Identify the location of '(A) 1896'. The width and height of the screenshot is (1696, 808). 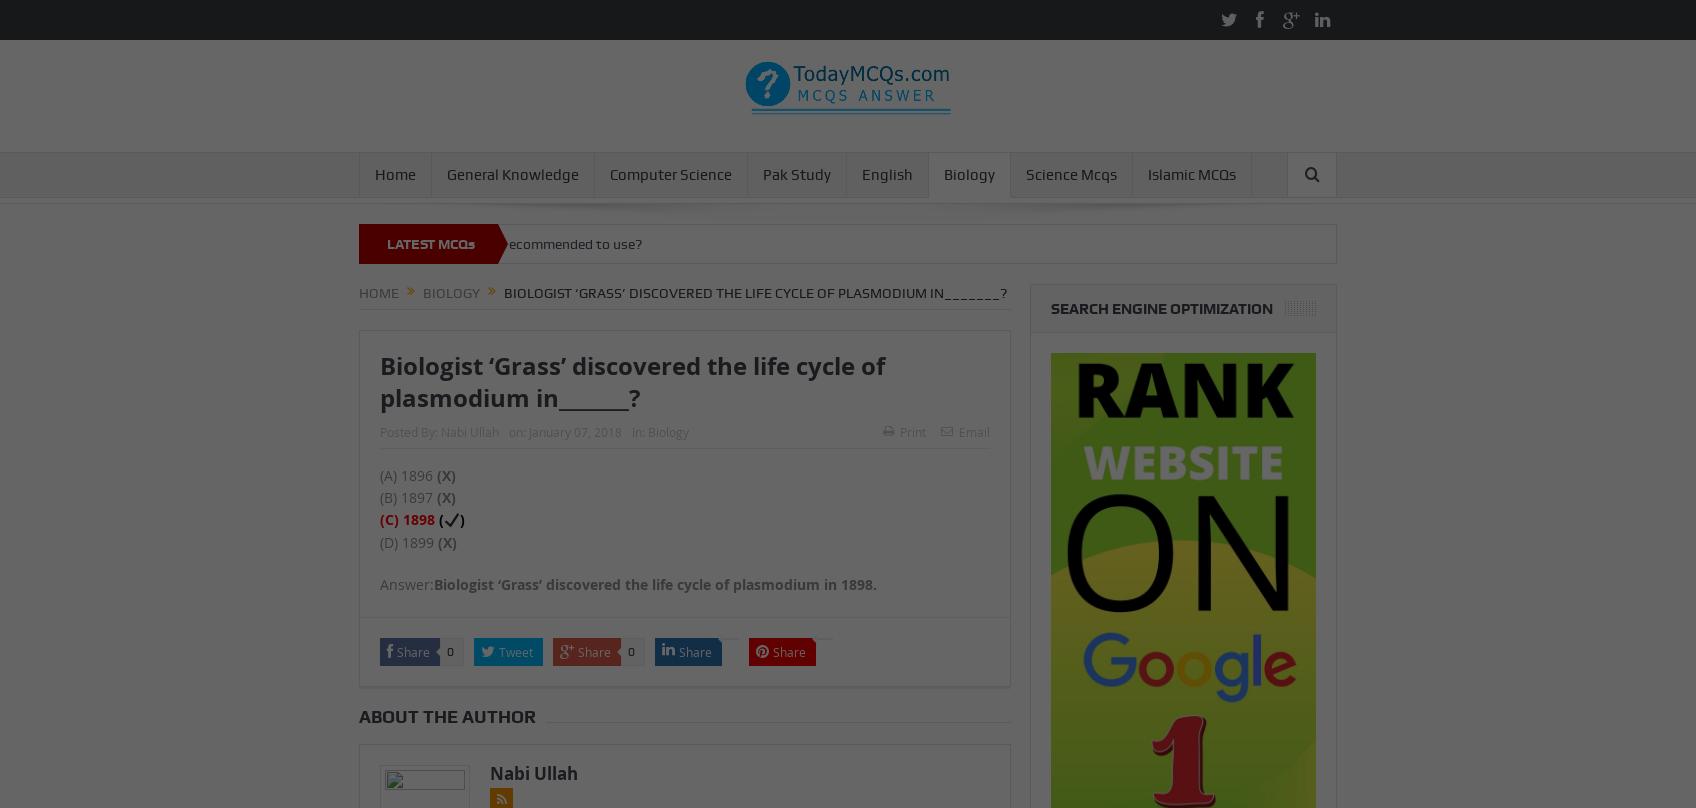
(407, 474).